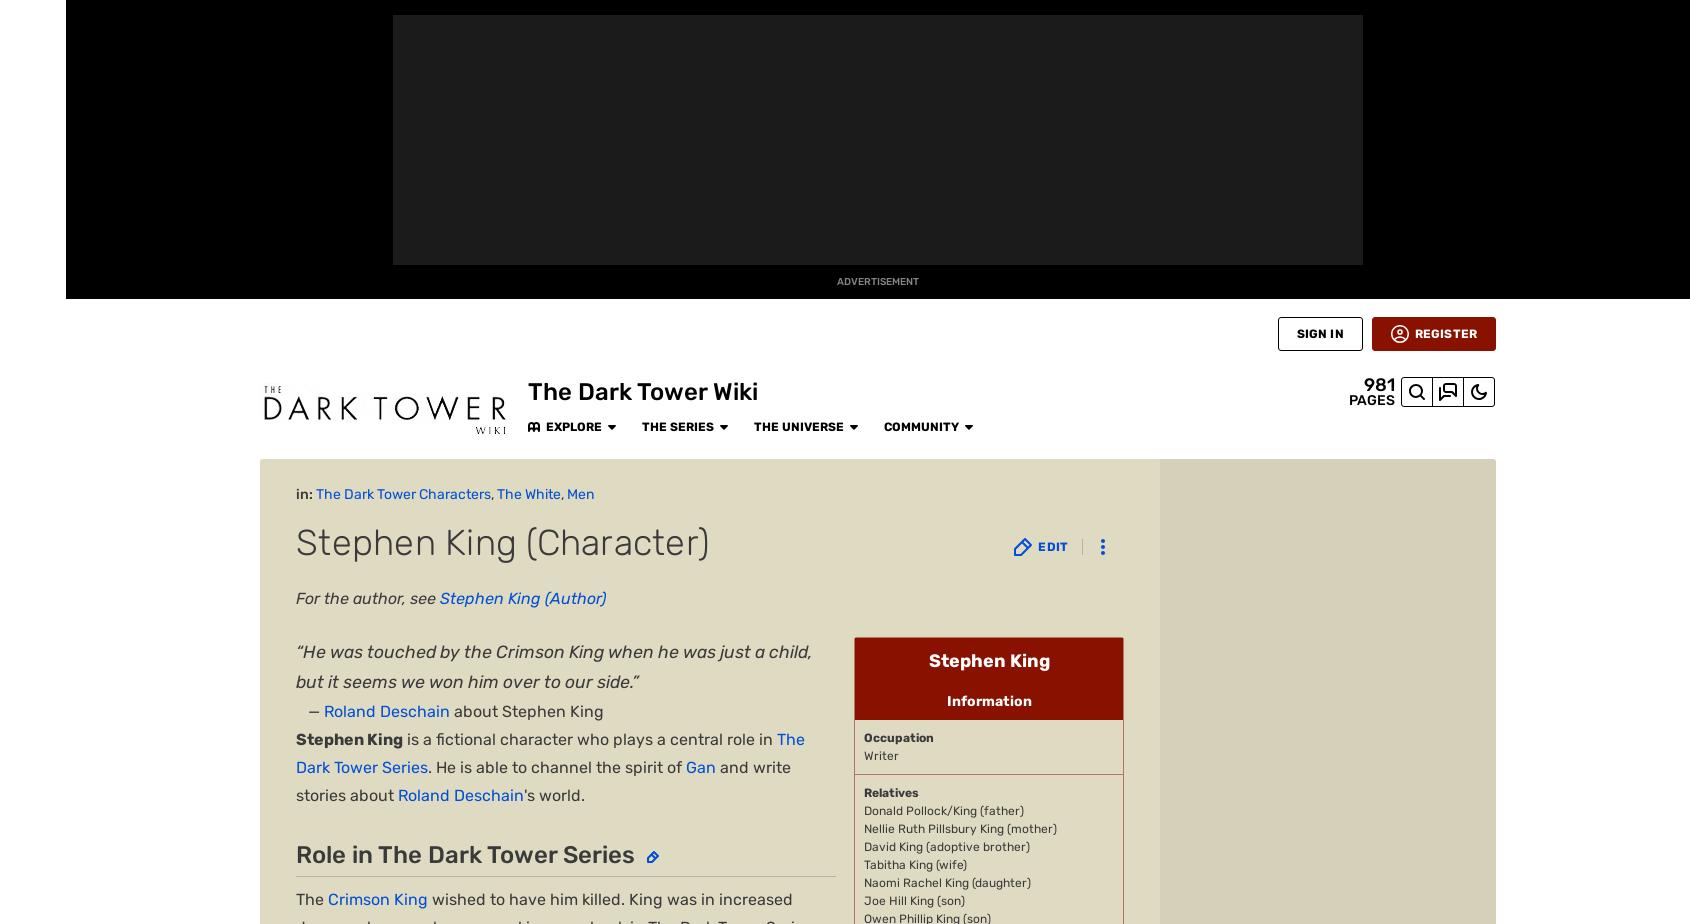  I want to click on 'Fan Central', so click(31, 192).